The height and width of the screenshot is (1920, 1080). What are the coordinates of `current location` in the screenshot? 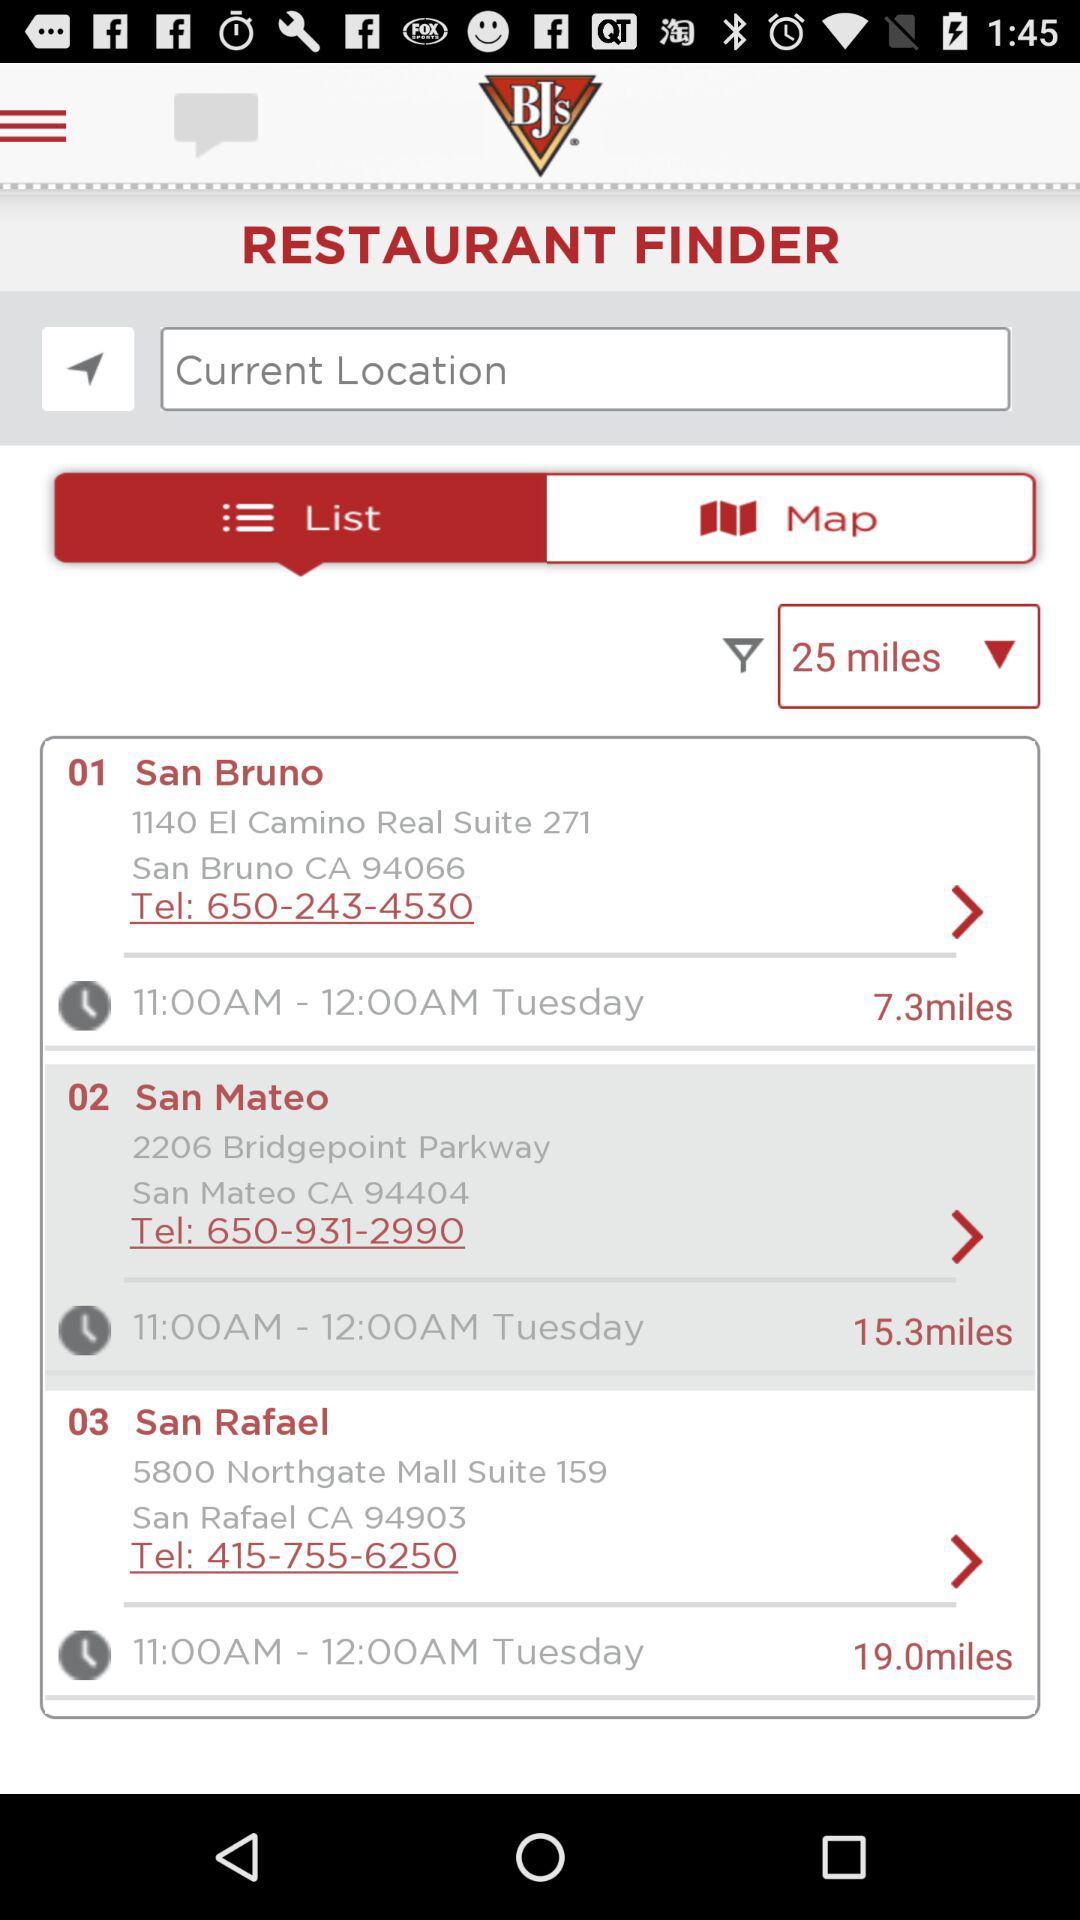 It's located at (585, 369).